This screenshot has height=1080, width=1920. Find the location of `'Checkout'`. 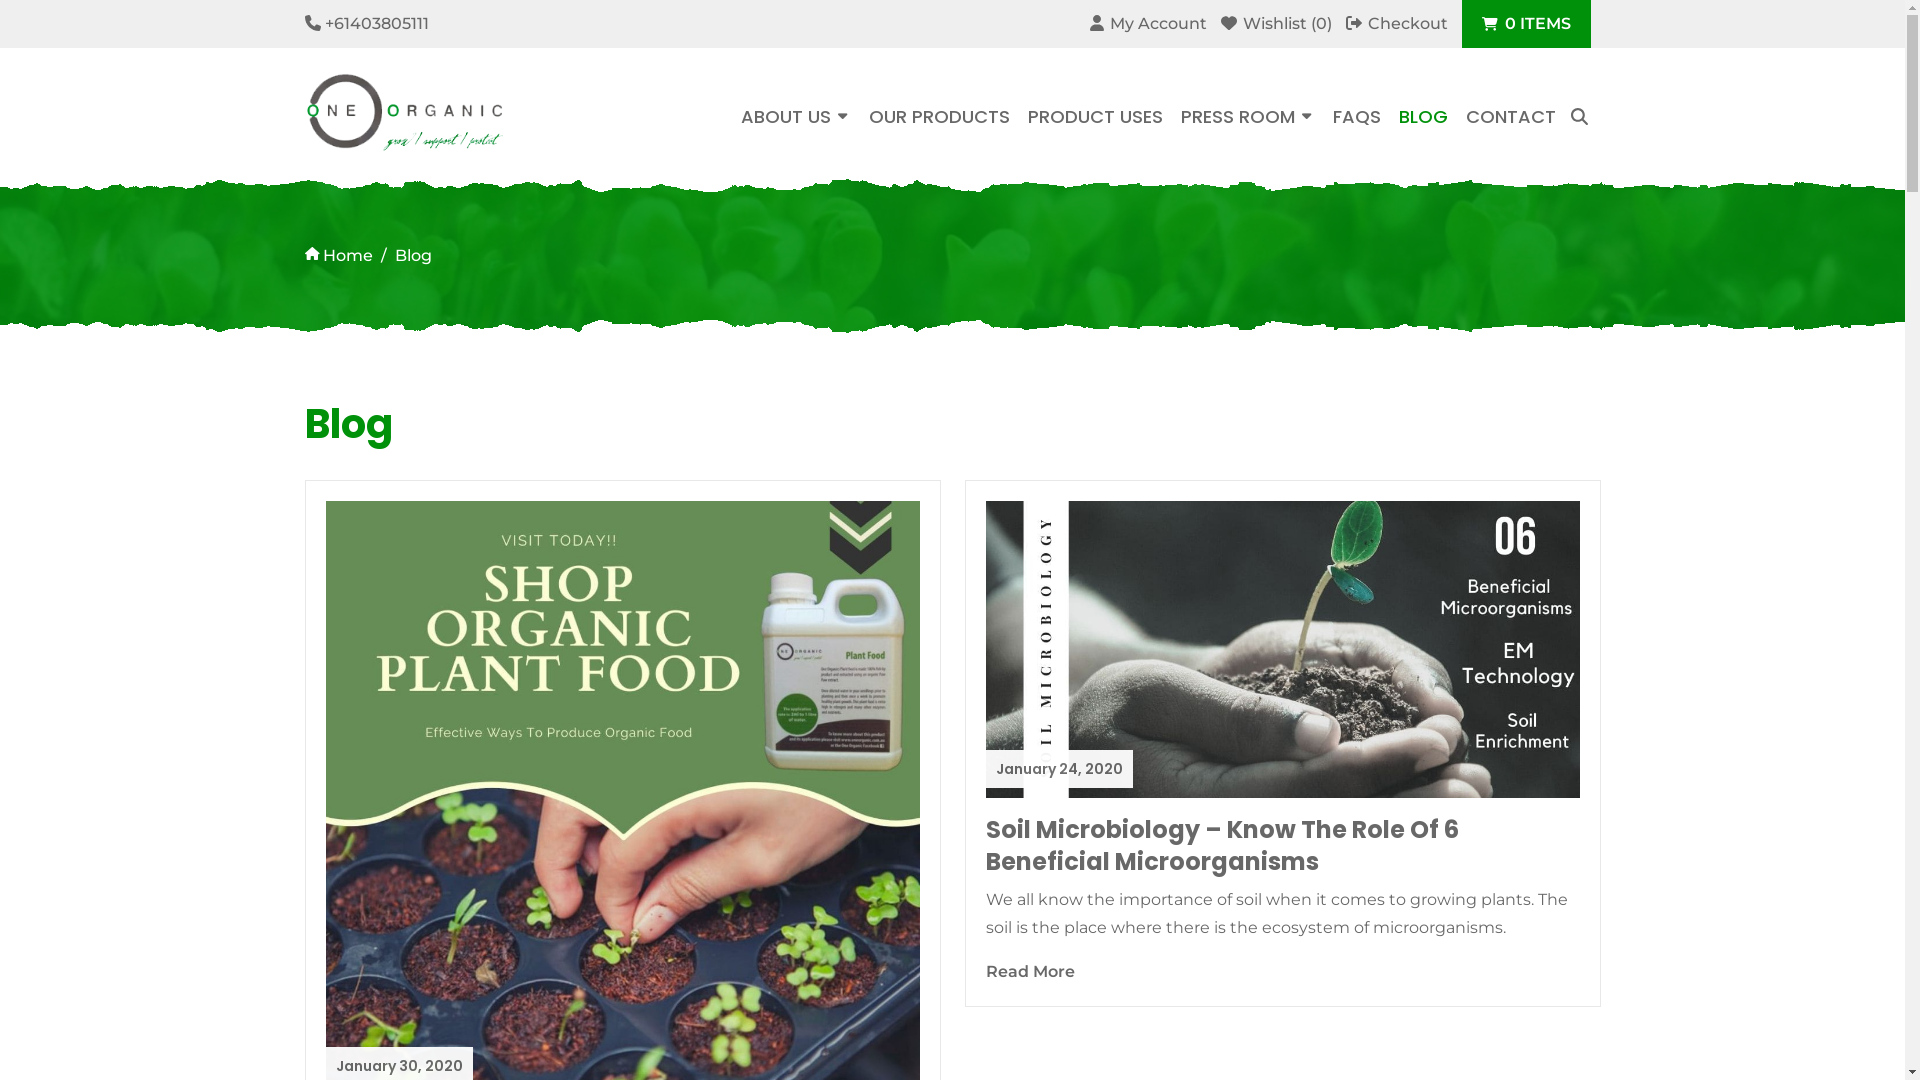

'Checkout' is located at coordinates (1395, 23).